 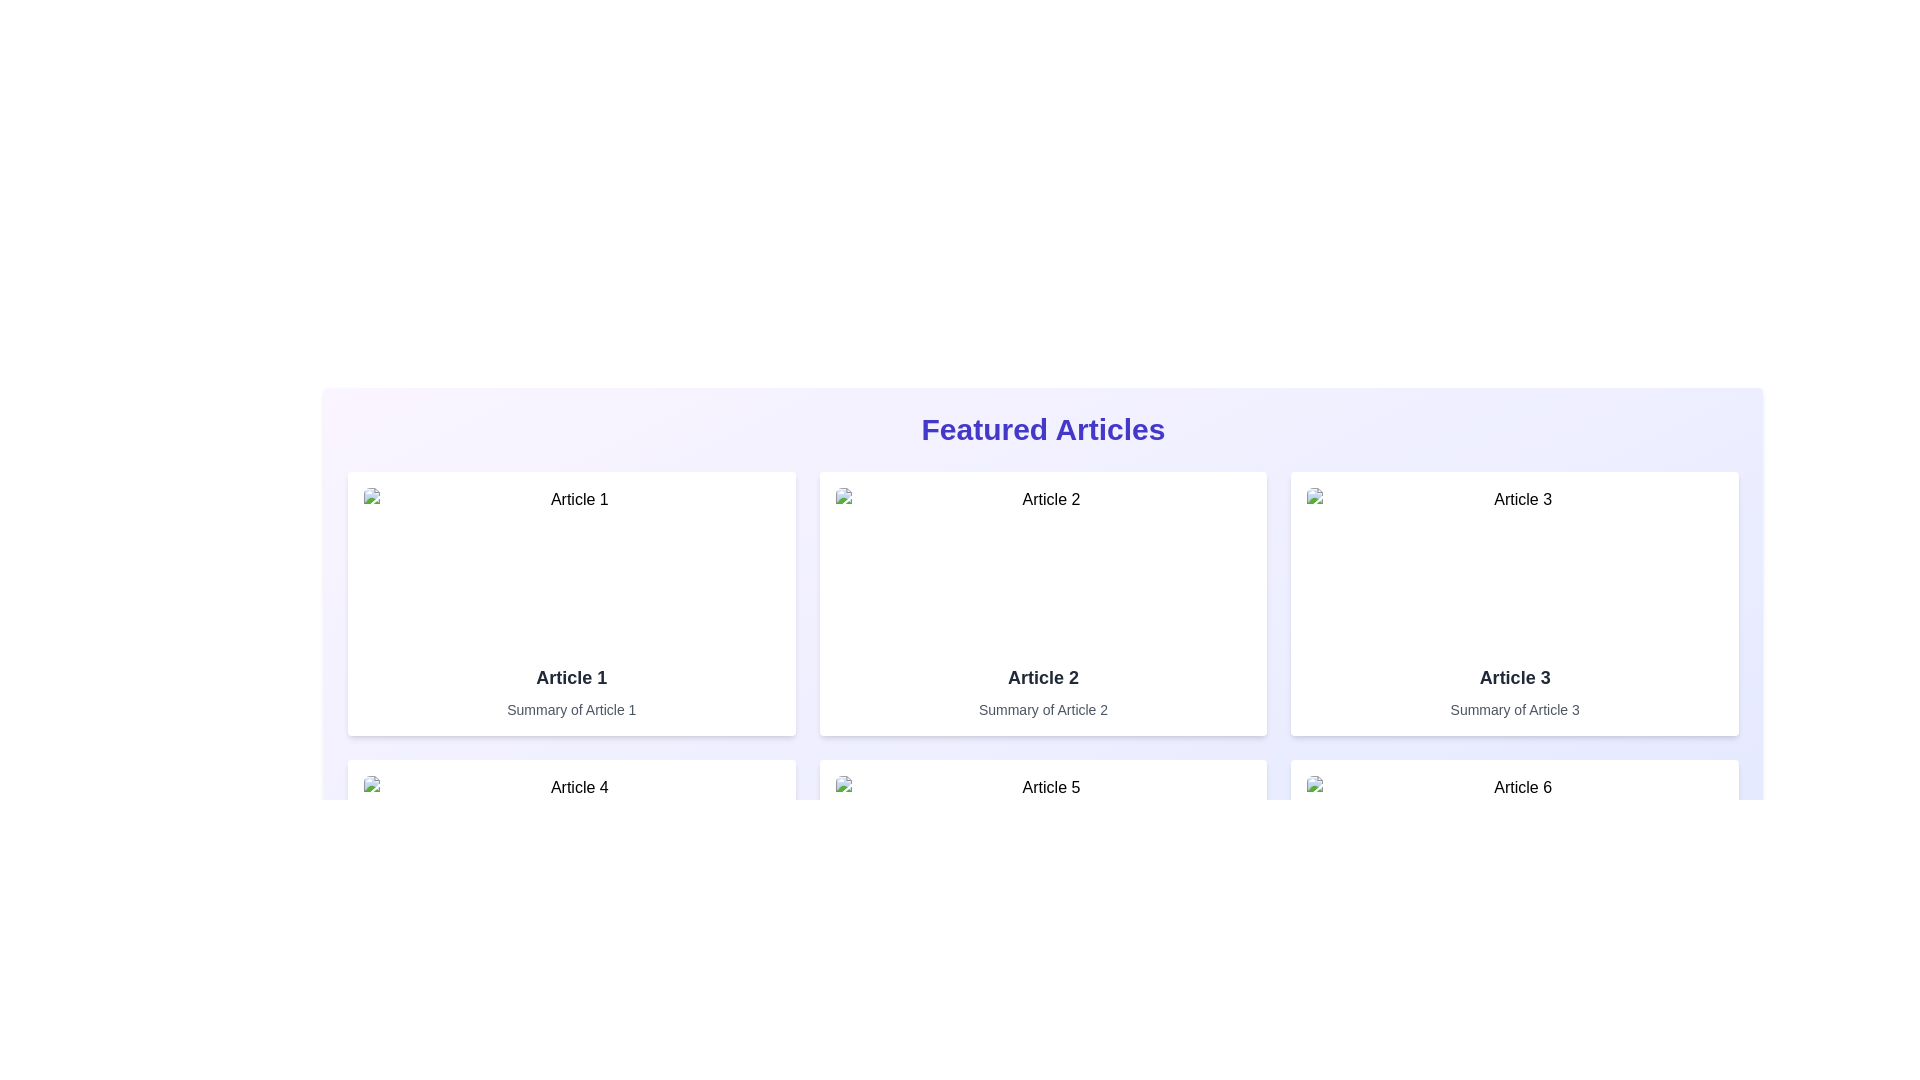 I want to click on the Card component displaying 'Article 3' in the grid layout, which has a white background and rounded corners, so click(x=1515, y=603).